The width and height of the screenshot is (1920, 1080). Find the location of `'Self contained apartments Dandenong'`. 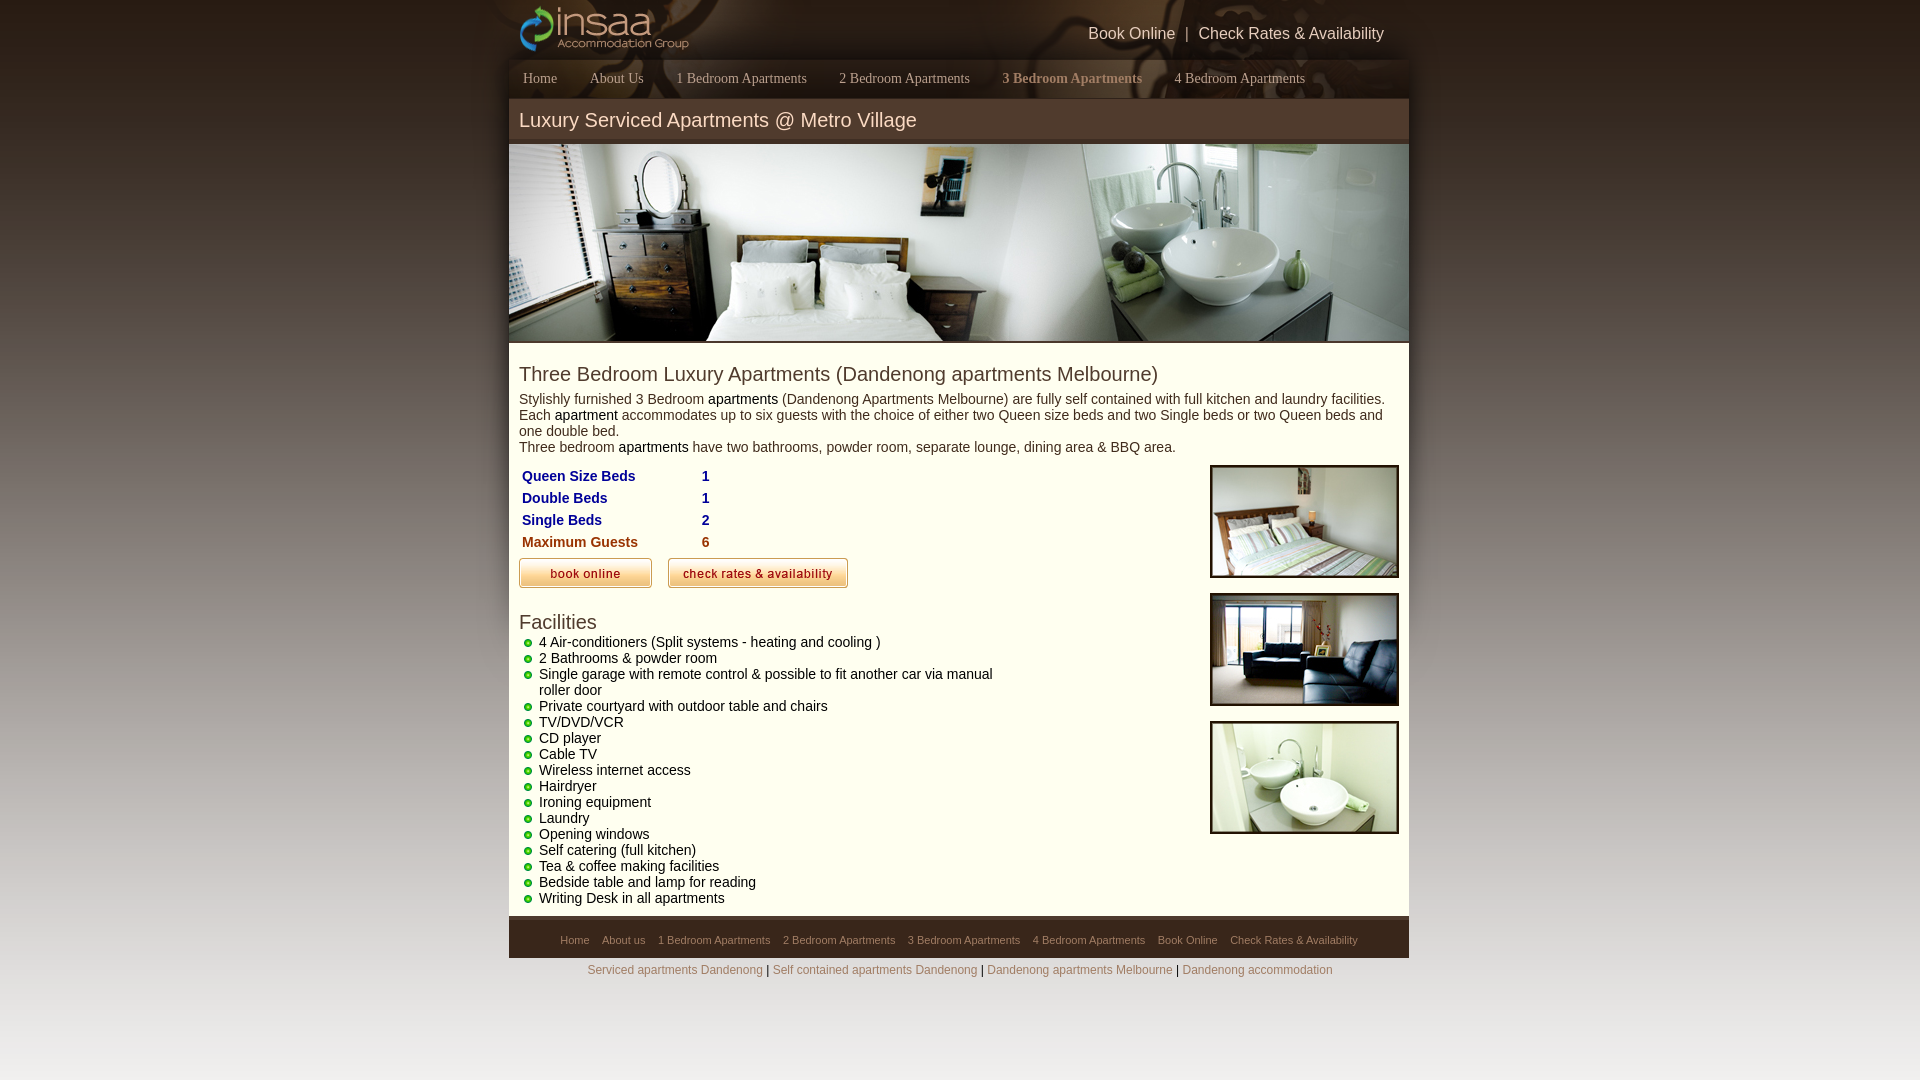

'Self contained apartments Dandenong' is located at coordinates (875, 968).